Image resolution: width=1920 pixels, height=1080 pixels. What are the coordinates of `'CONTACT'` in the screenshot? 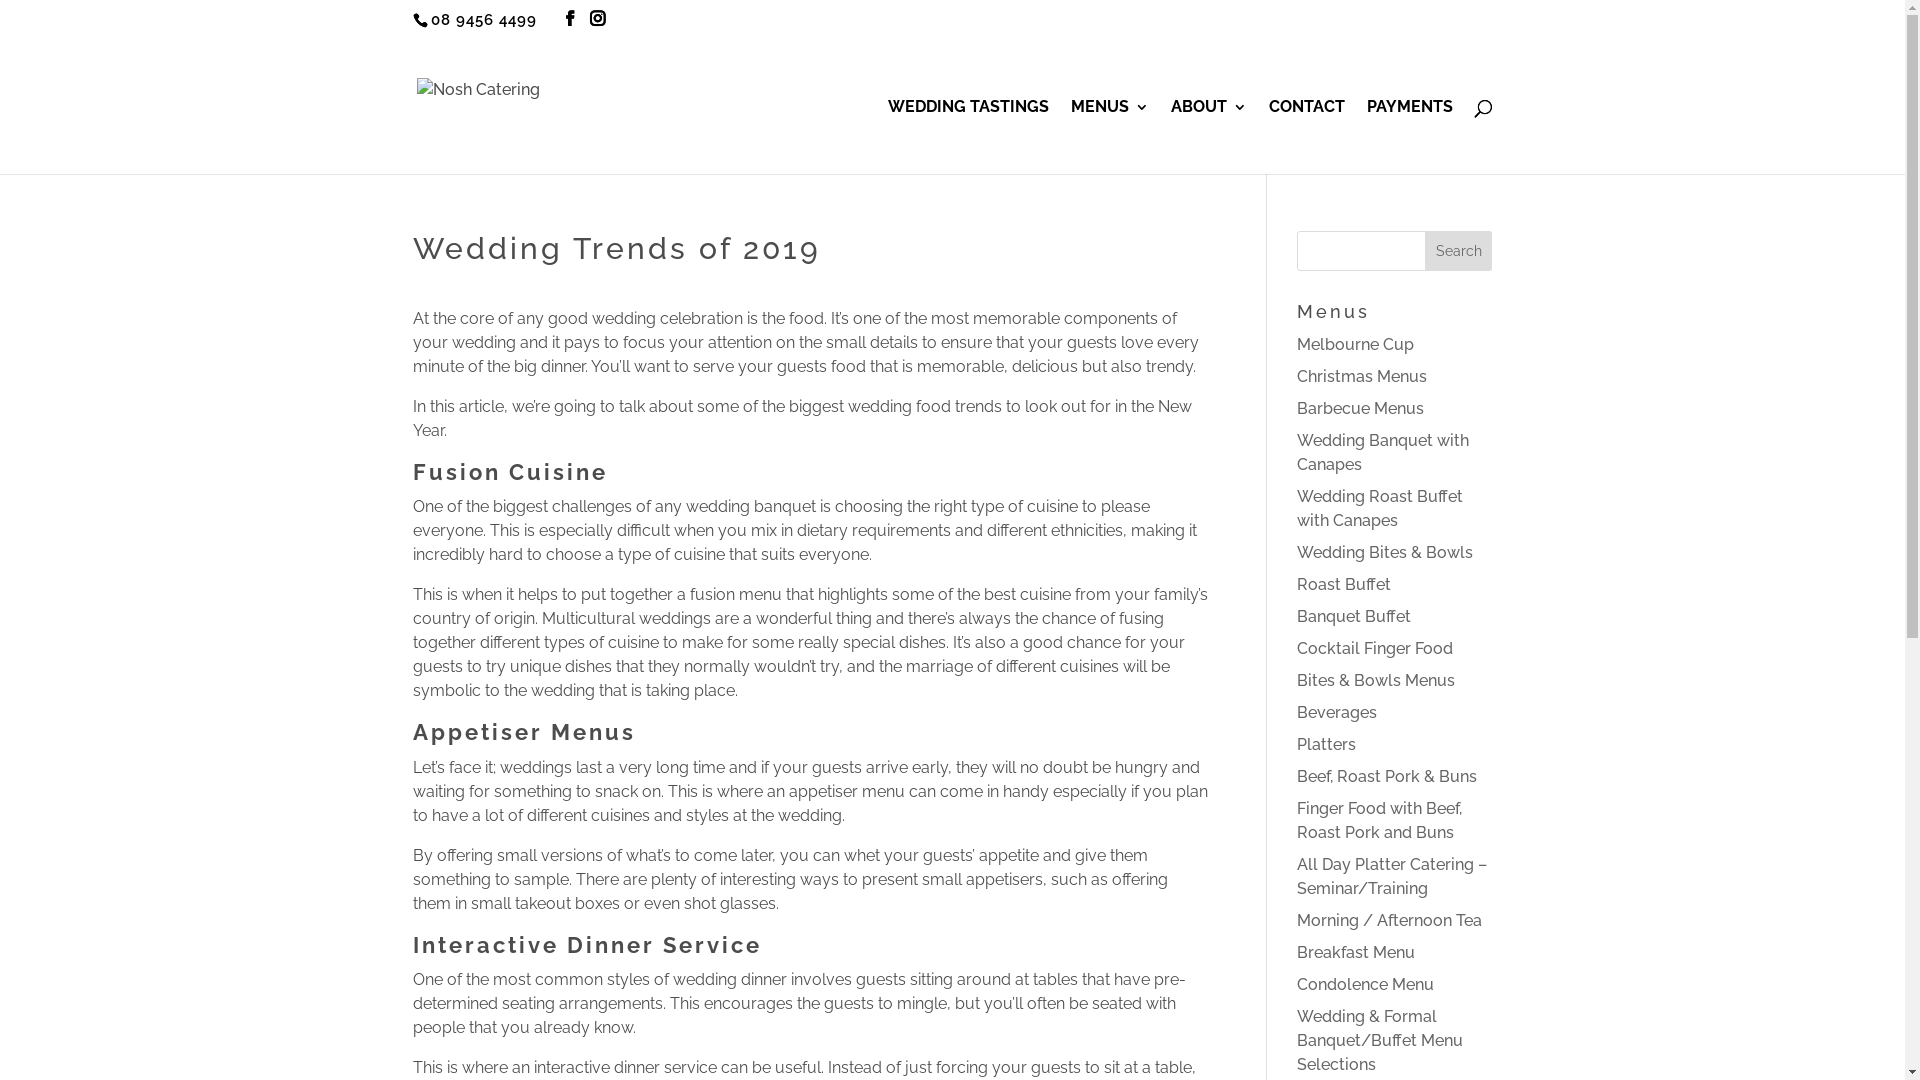 It's located at (1305, 136).